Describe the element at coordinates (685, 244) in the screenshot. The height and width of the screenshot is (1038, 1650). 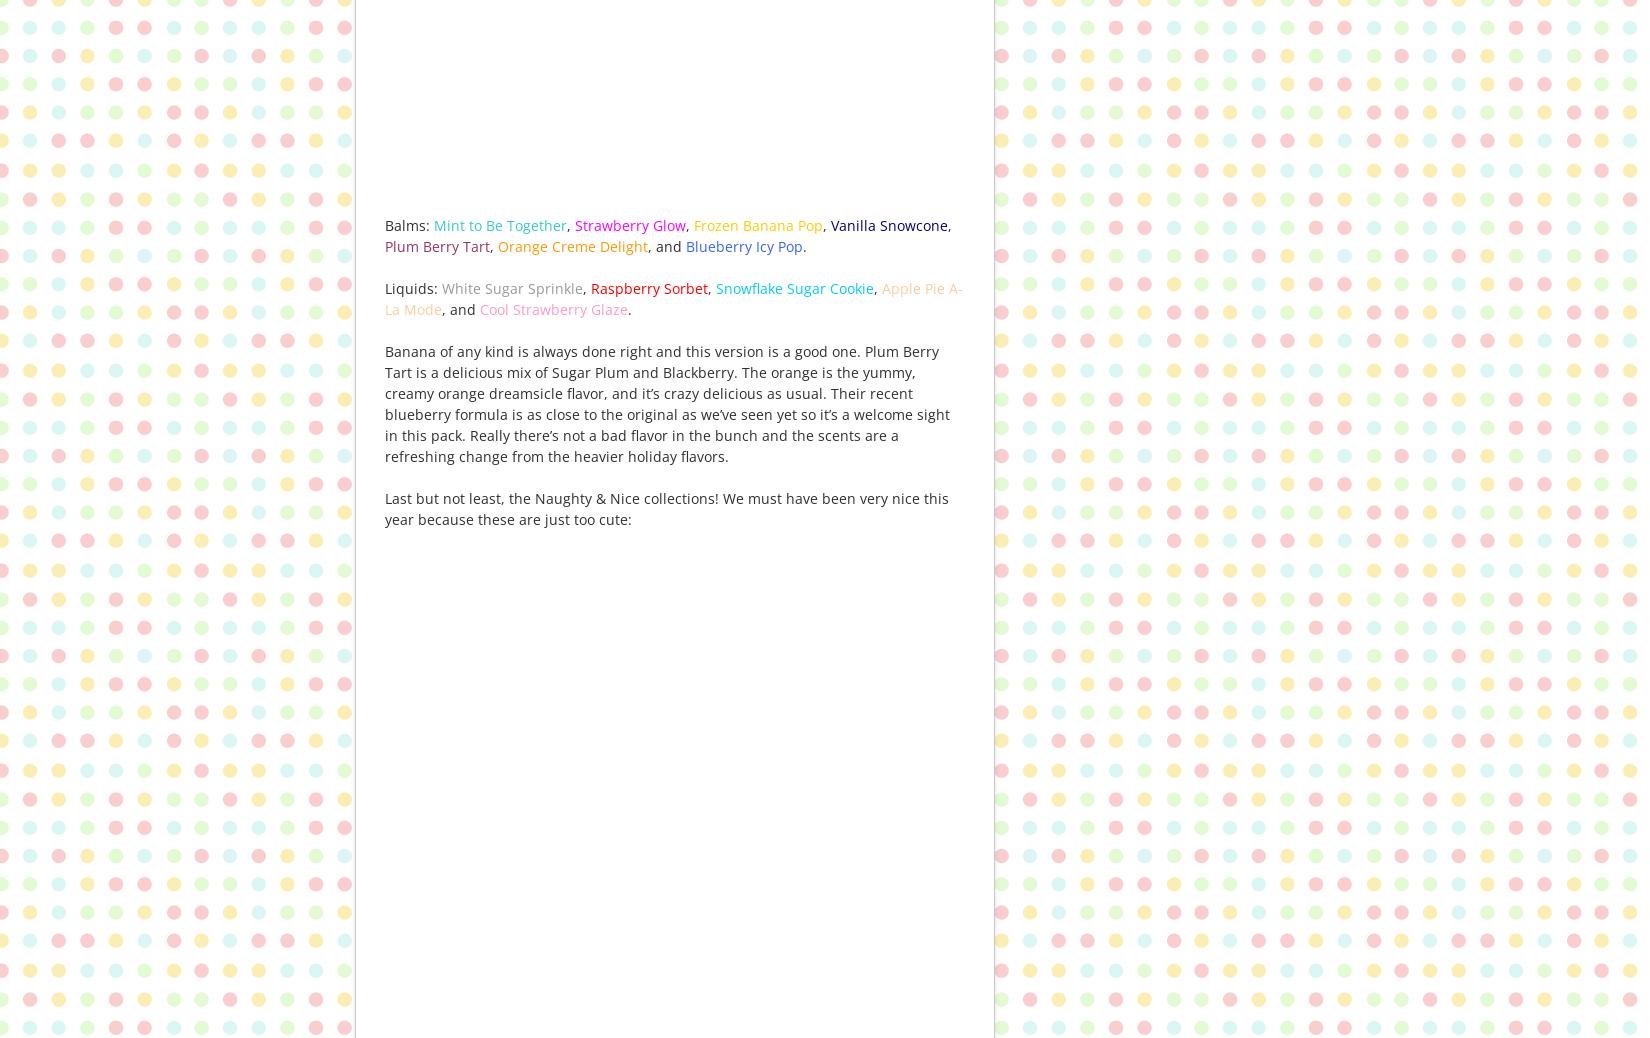
I see `'Blueberry Icy Pop'` at that location.